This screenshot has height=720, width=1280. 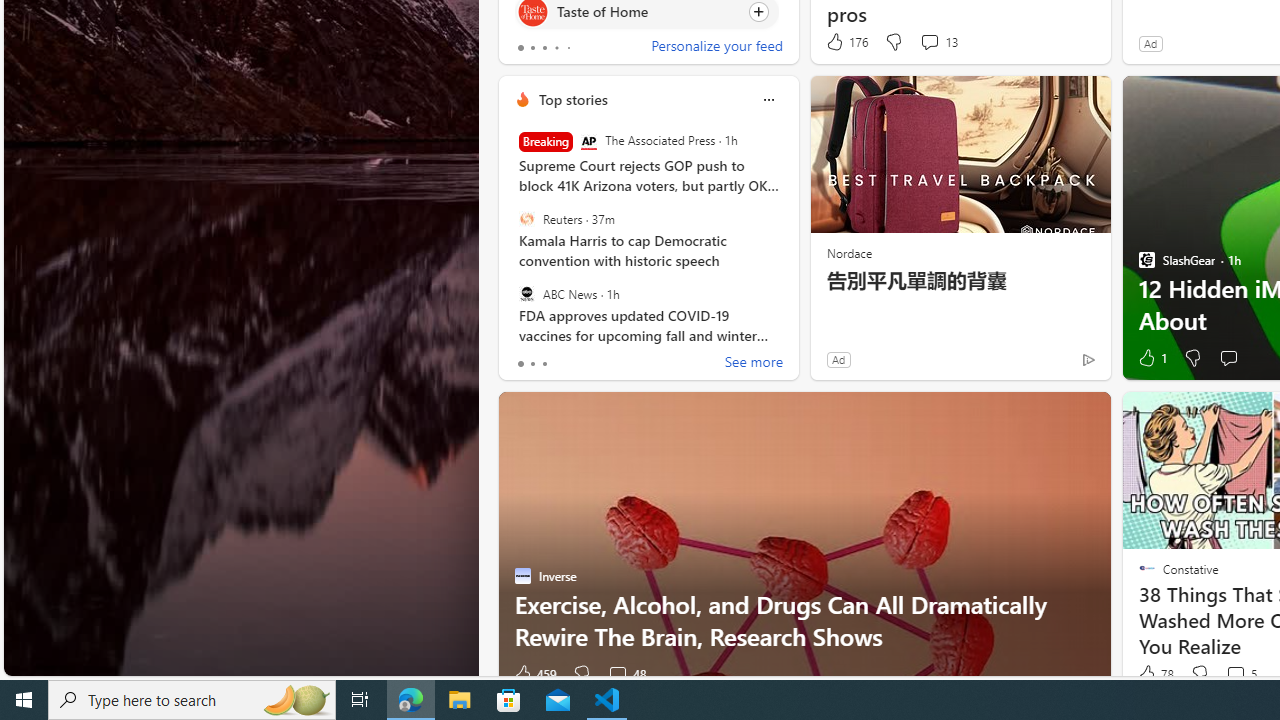 What do you see at coordinates (520, 363) in the screenshot?
I see `'tab-0'` at bounding box center [520, 363].